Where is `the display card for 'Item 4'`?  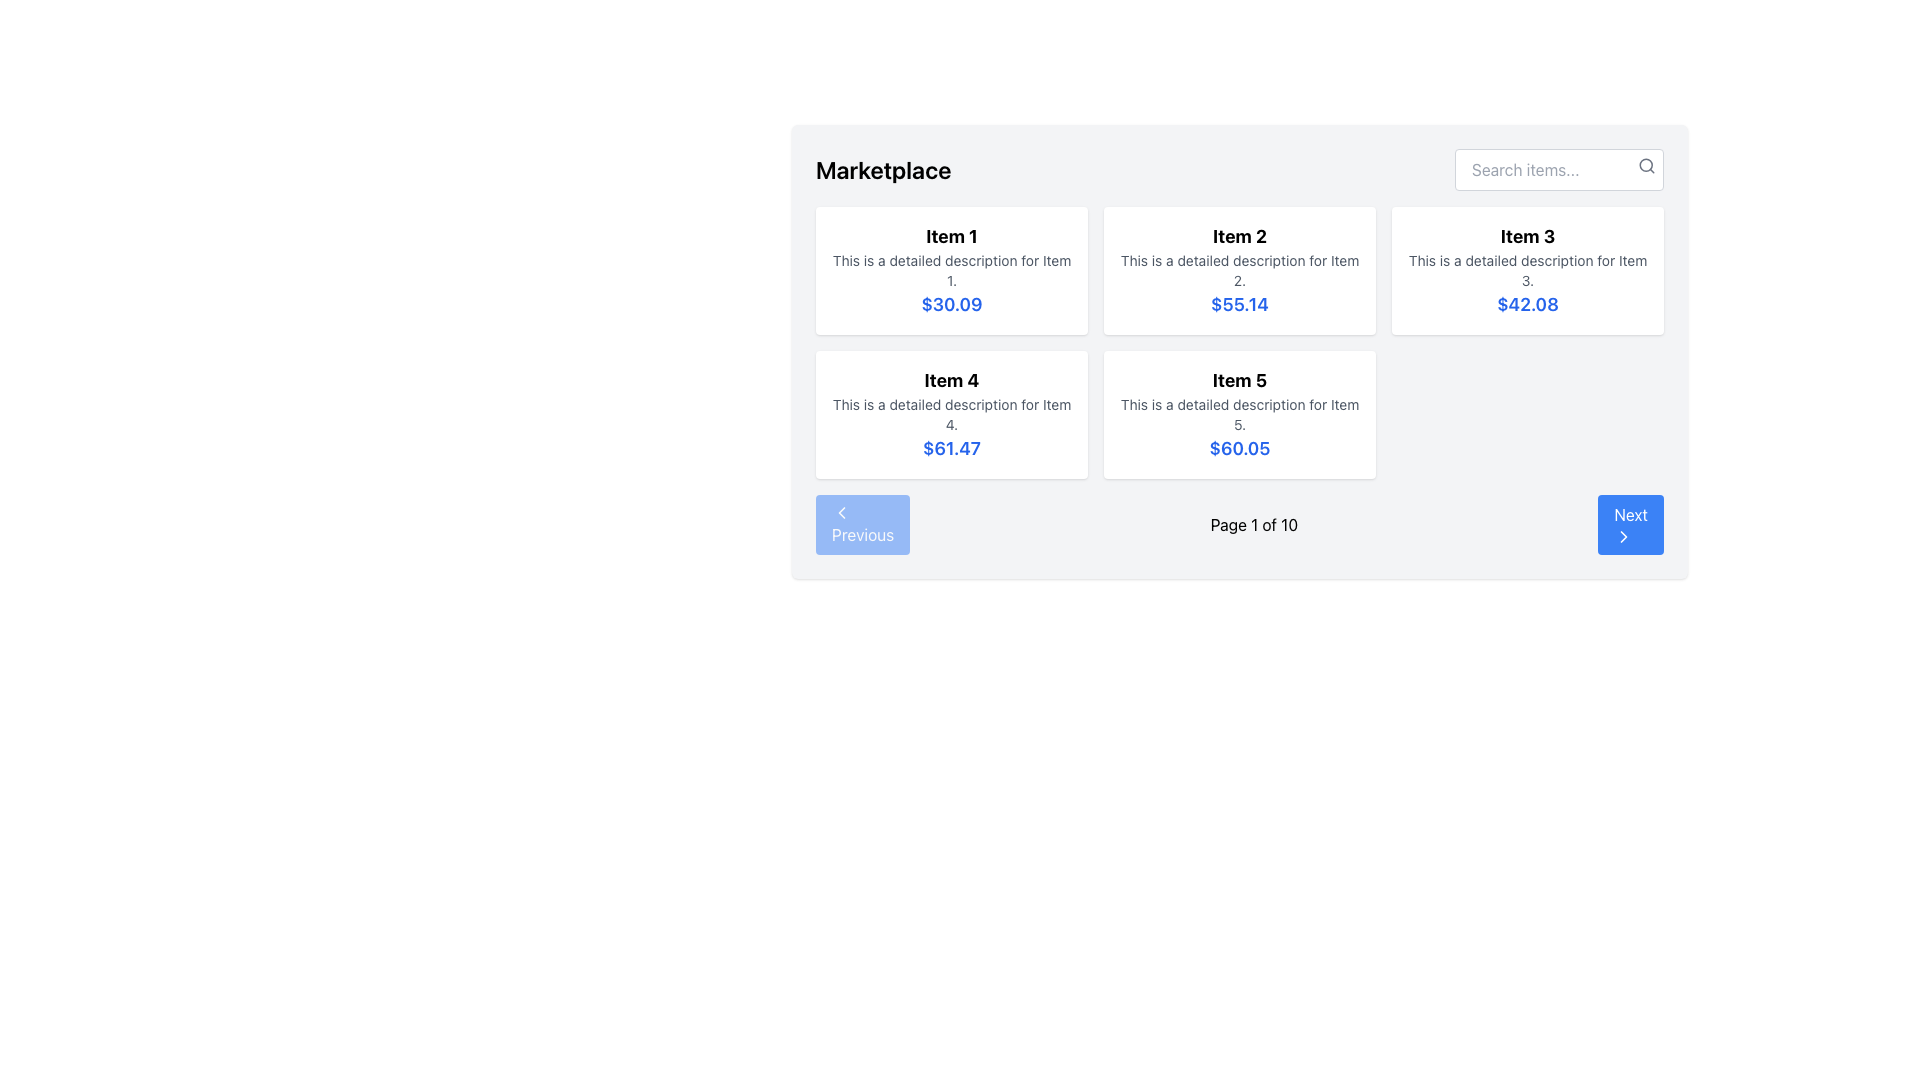
the display card for 'Item 4' is located at coordinates (950, 414).